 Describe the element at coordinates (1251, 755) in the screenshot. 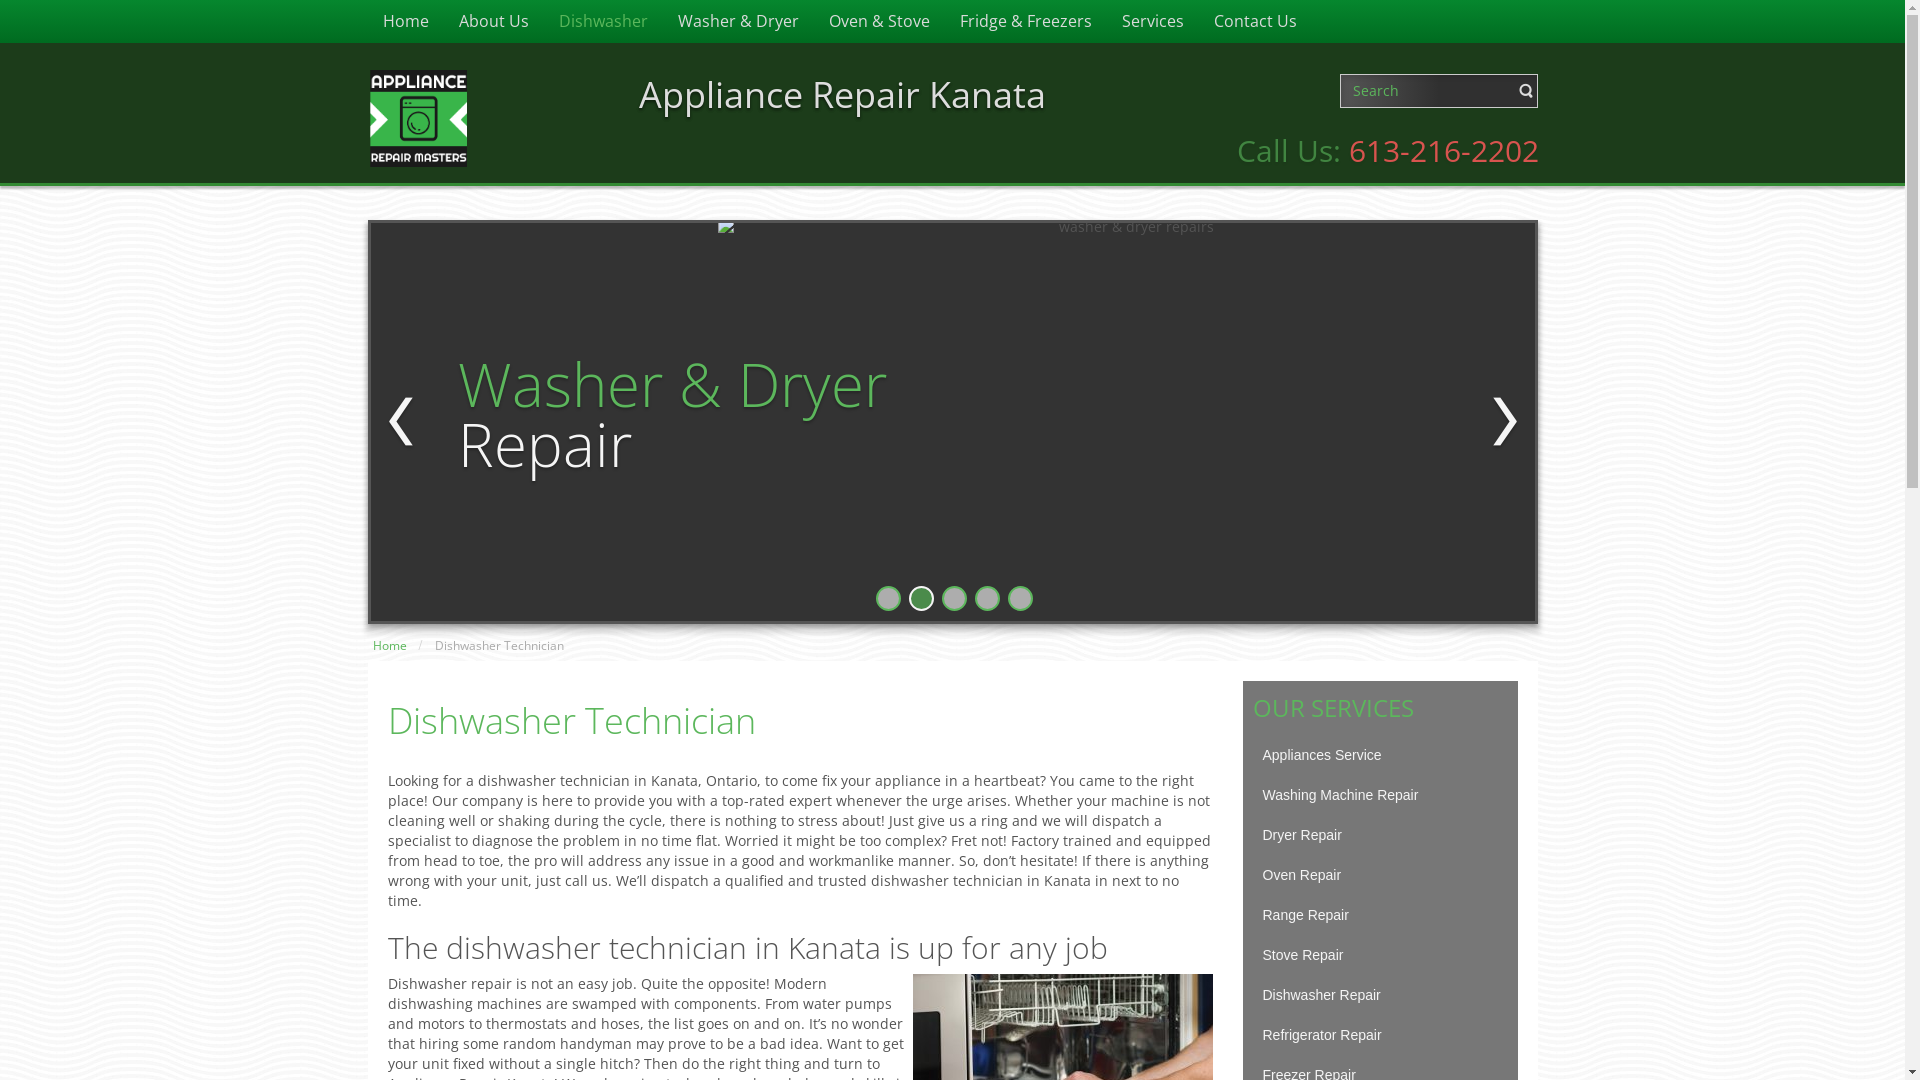

I see `'Appliances Service'` at that location.